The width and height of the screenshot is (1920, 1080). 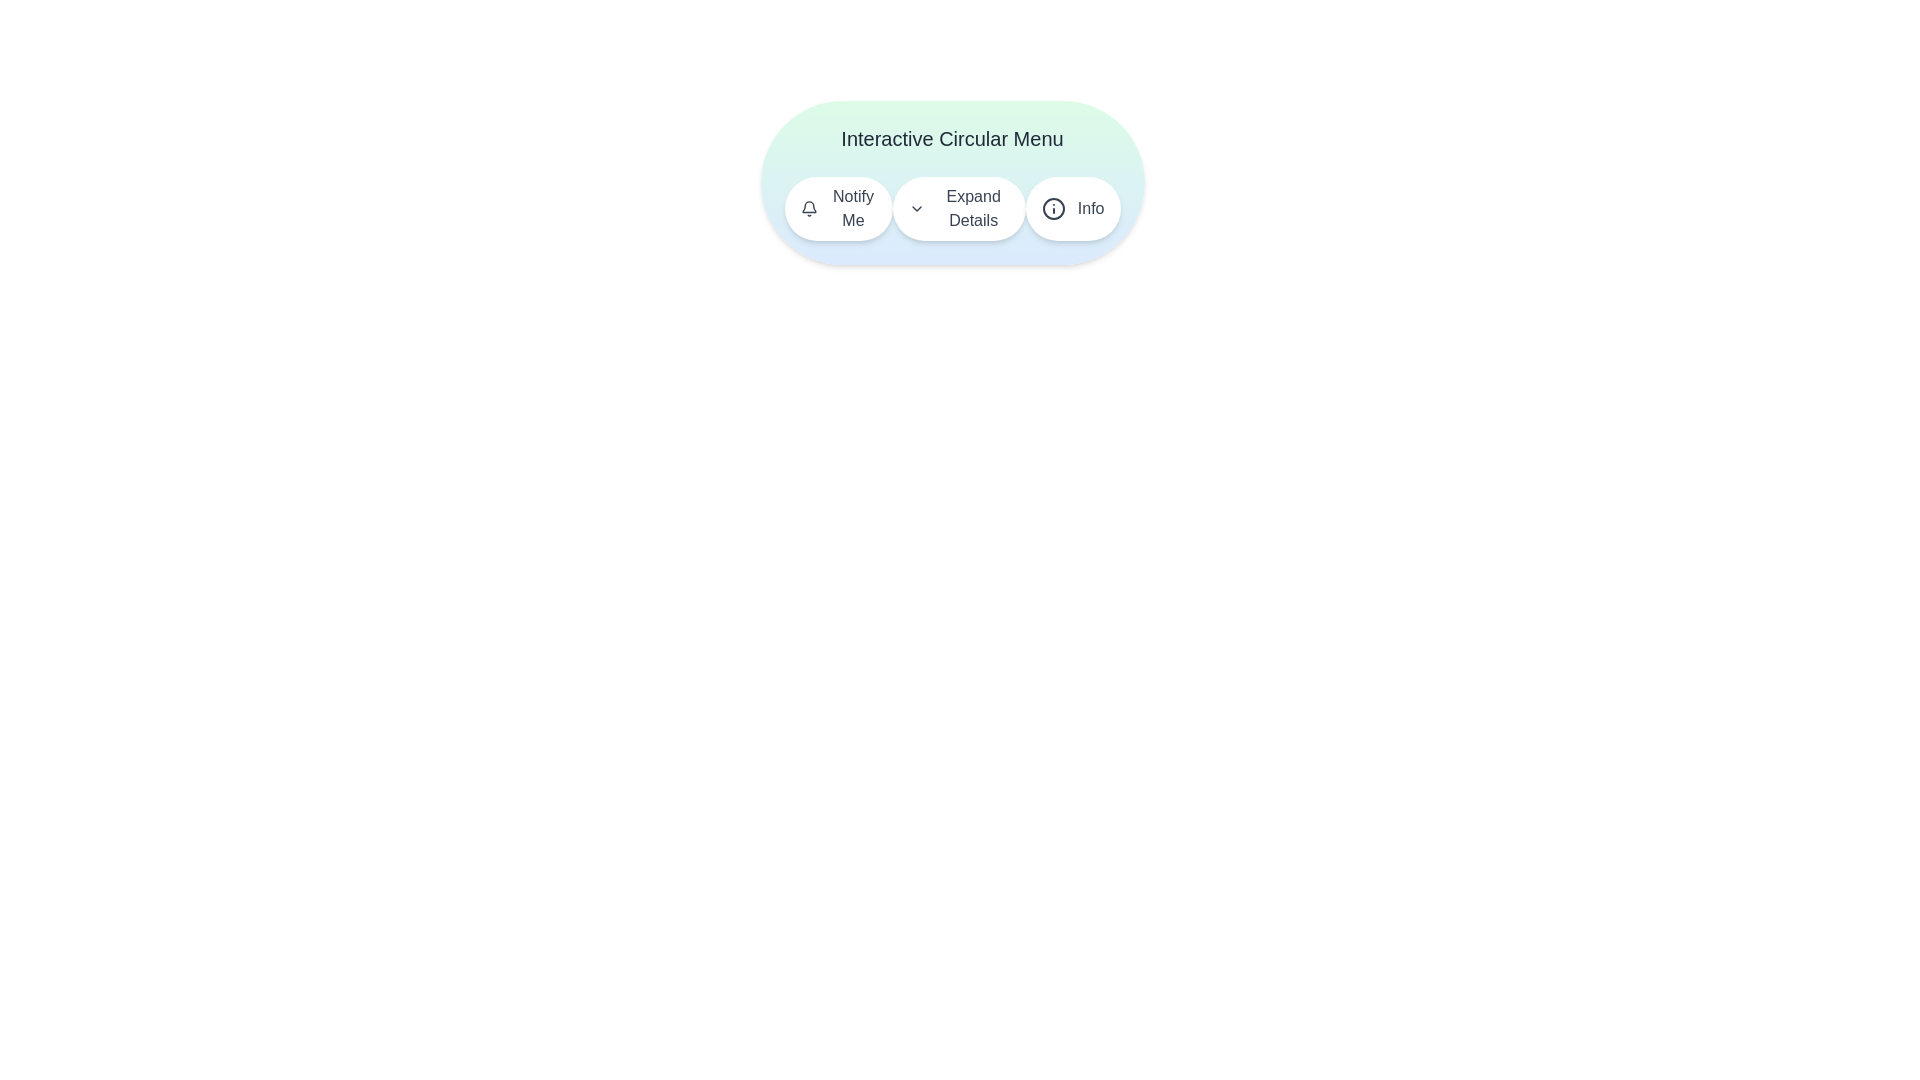 I want to click on the 'Info' button to trigger the associated action, so click(x=1072, y=208).